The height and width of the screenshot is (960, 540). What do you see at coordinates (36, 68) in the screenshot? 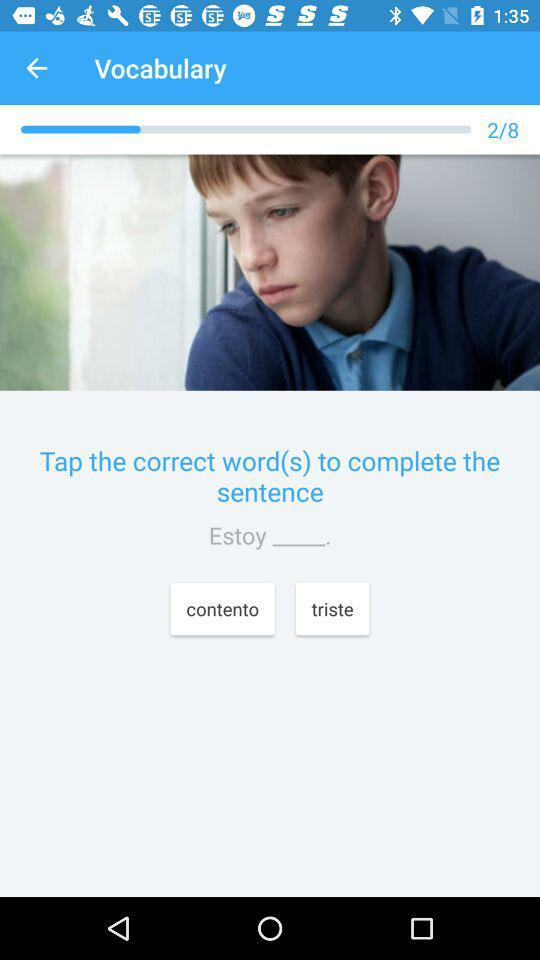
I see `item next to the vocabulary icon` at bounding box center [36, 68].